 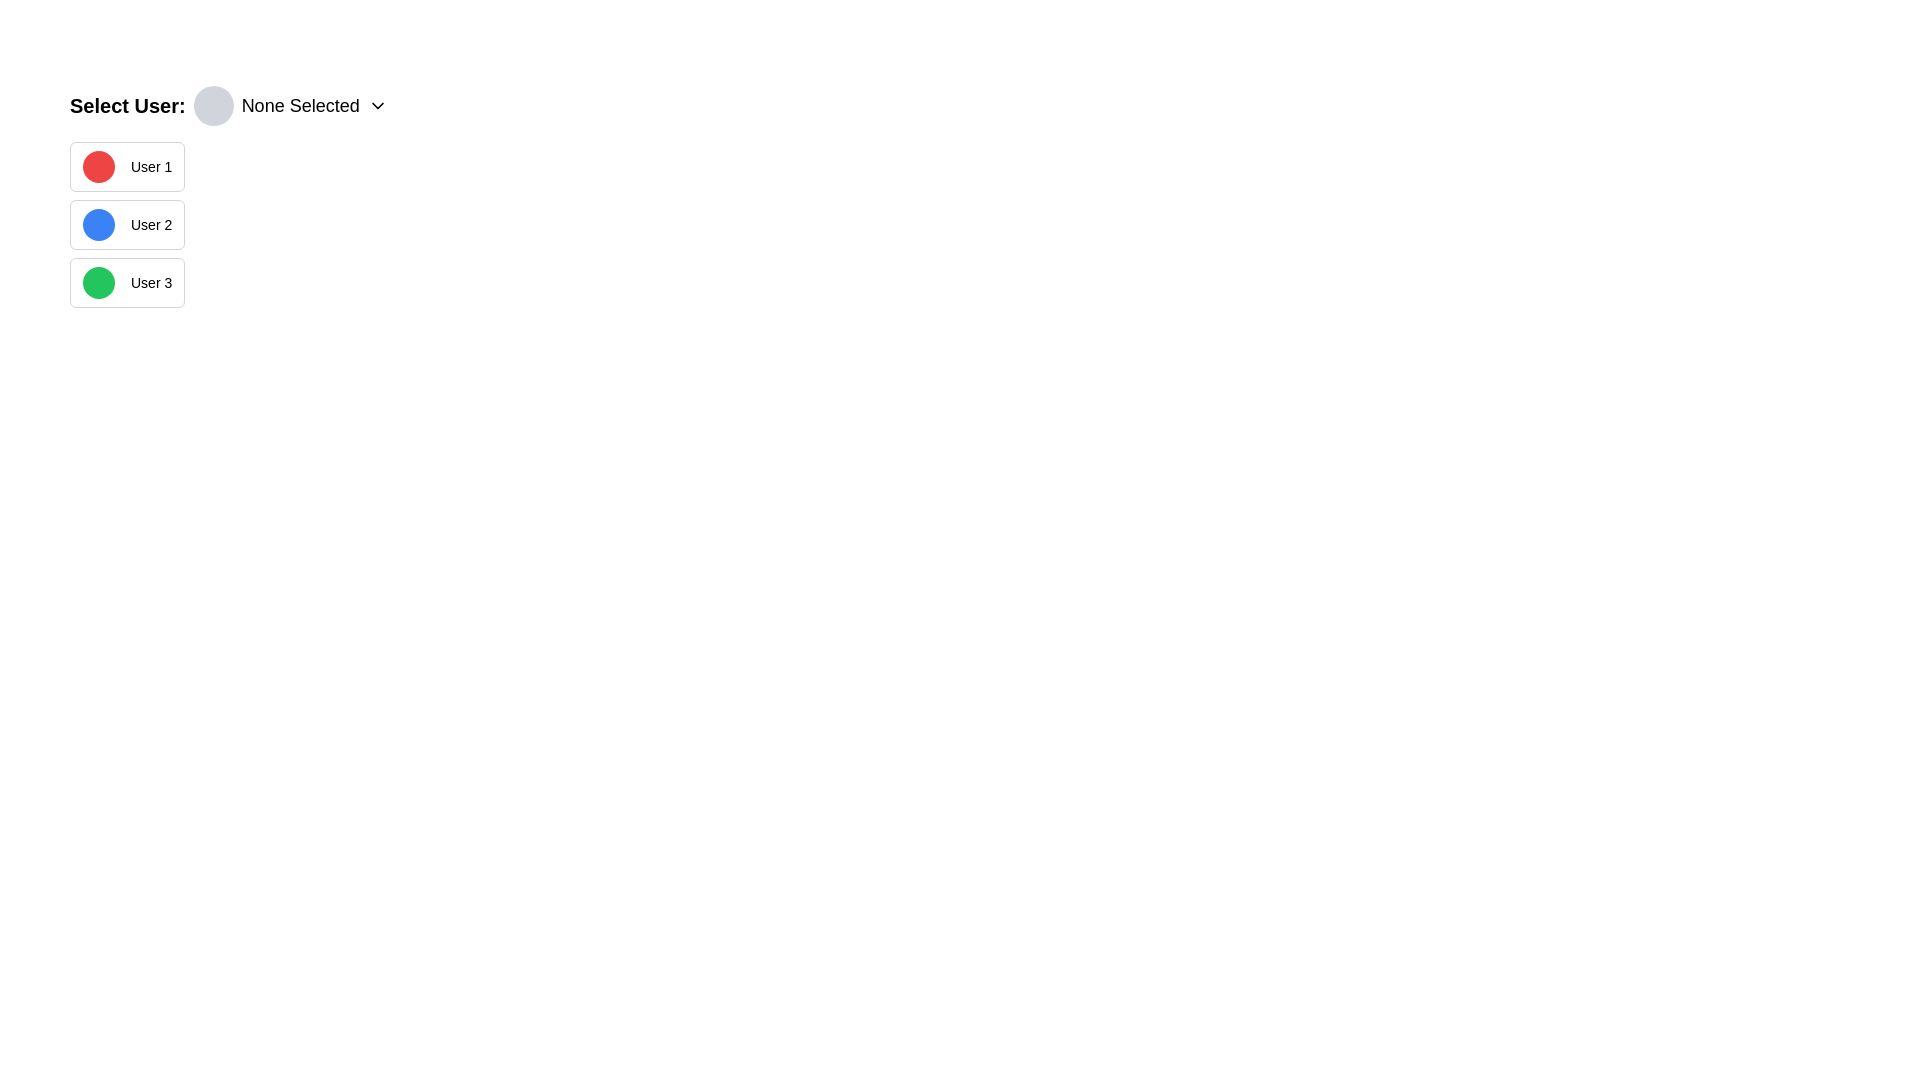 What do you see at coordinates (377, 105) in the screenshot?
I see `the small downward-pointing chevron icon located immediately to the right of the text 'None Selected'` at bounding box center [377, 105].